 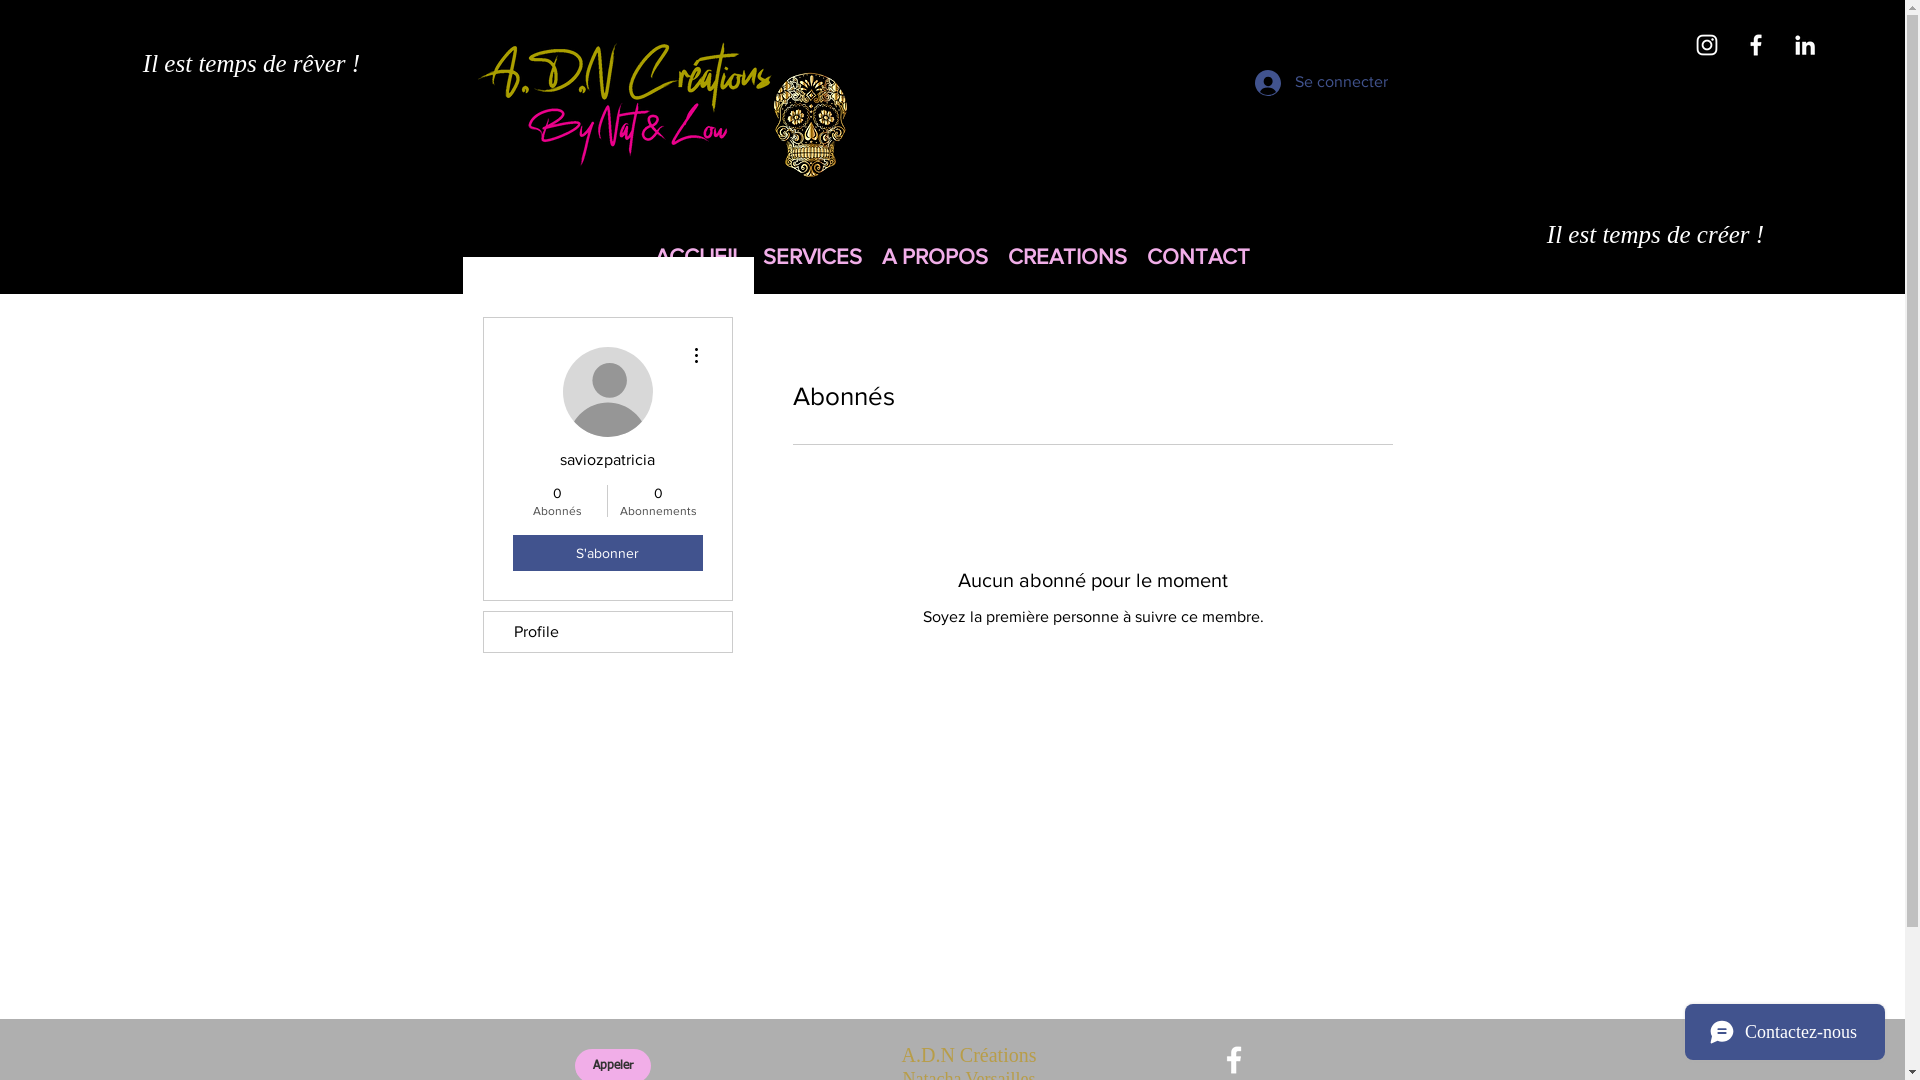 I want to click on 'A PROPOS', so click(x=934, y=255).